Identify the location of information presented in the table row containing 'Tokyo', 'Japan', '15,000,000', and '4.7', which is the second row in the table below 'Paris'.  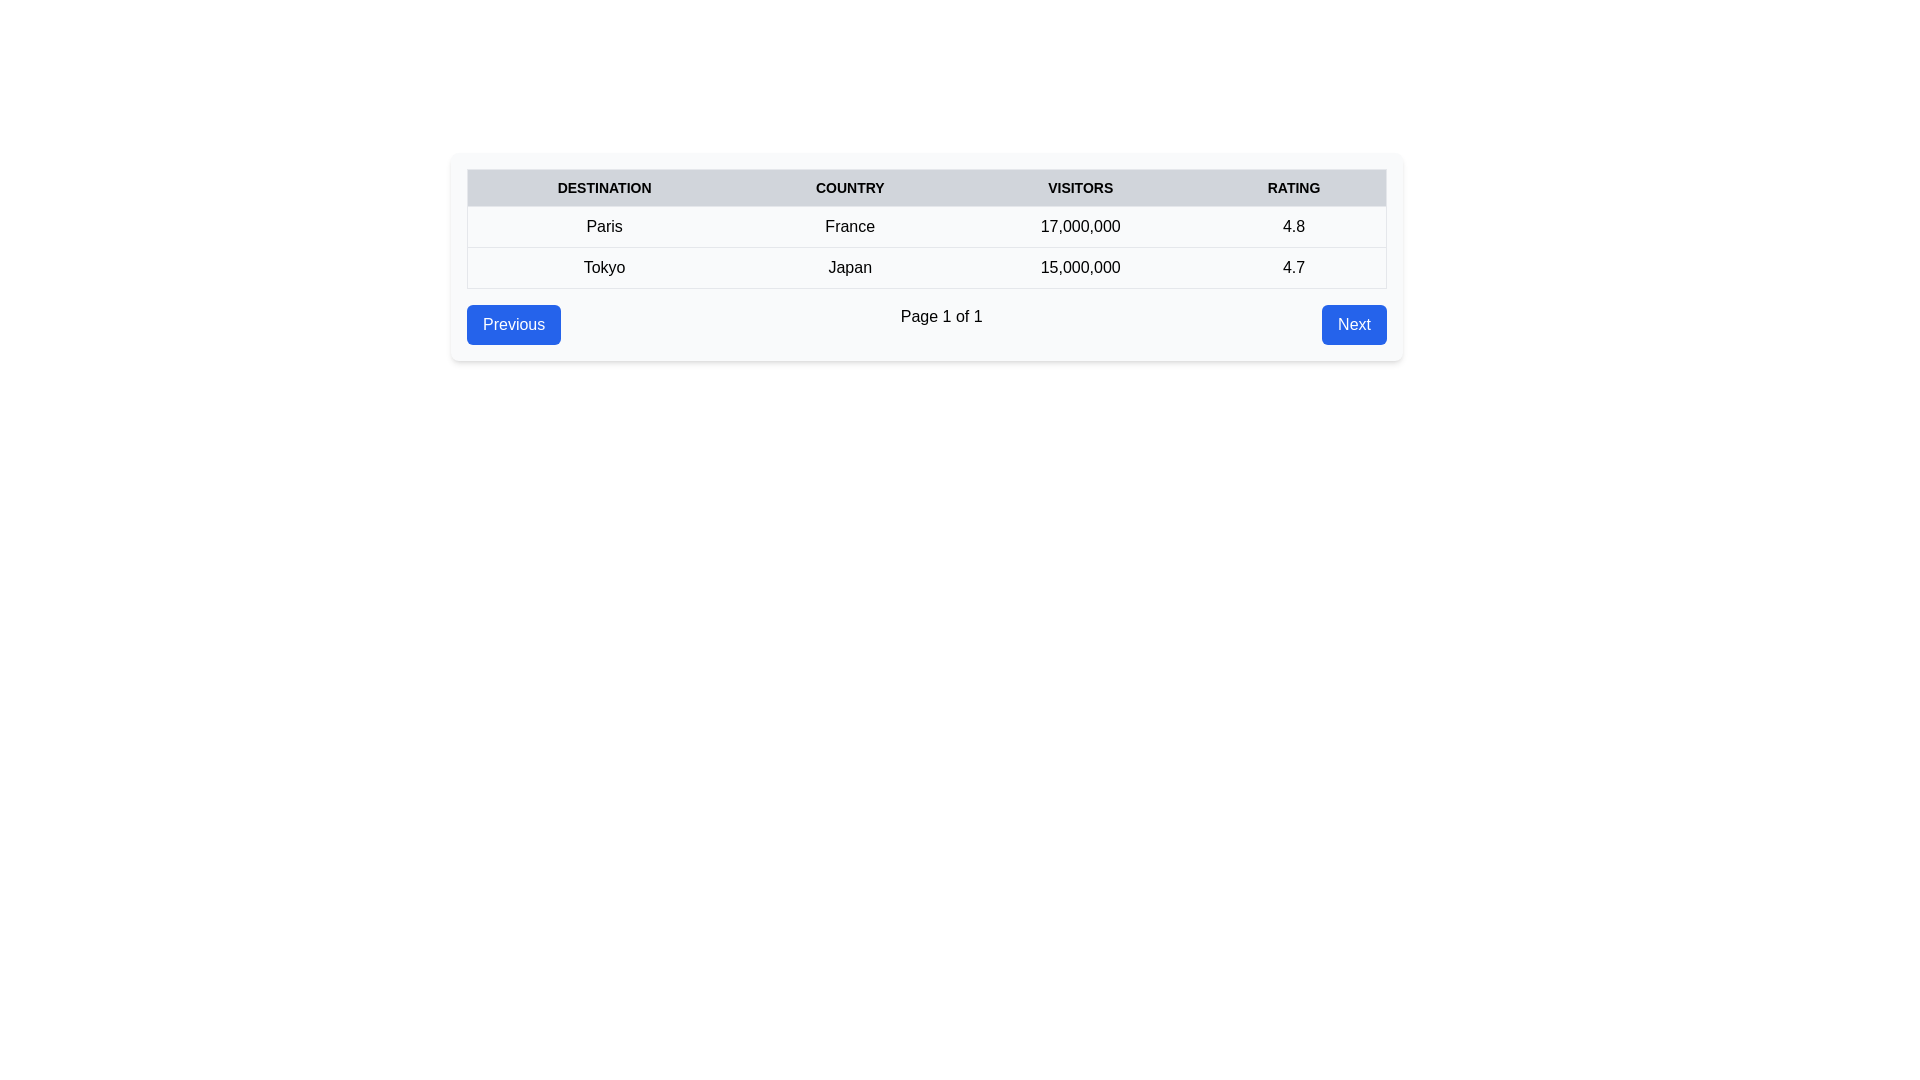
(925, 266).